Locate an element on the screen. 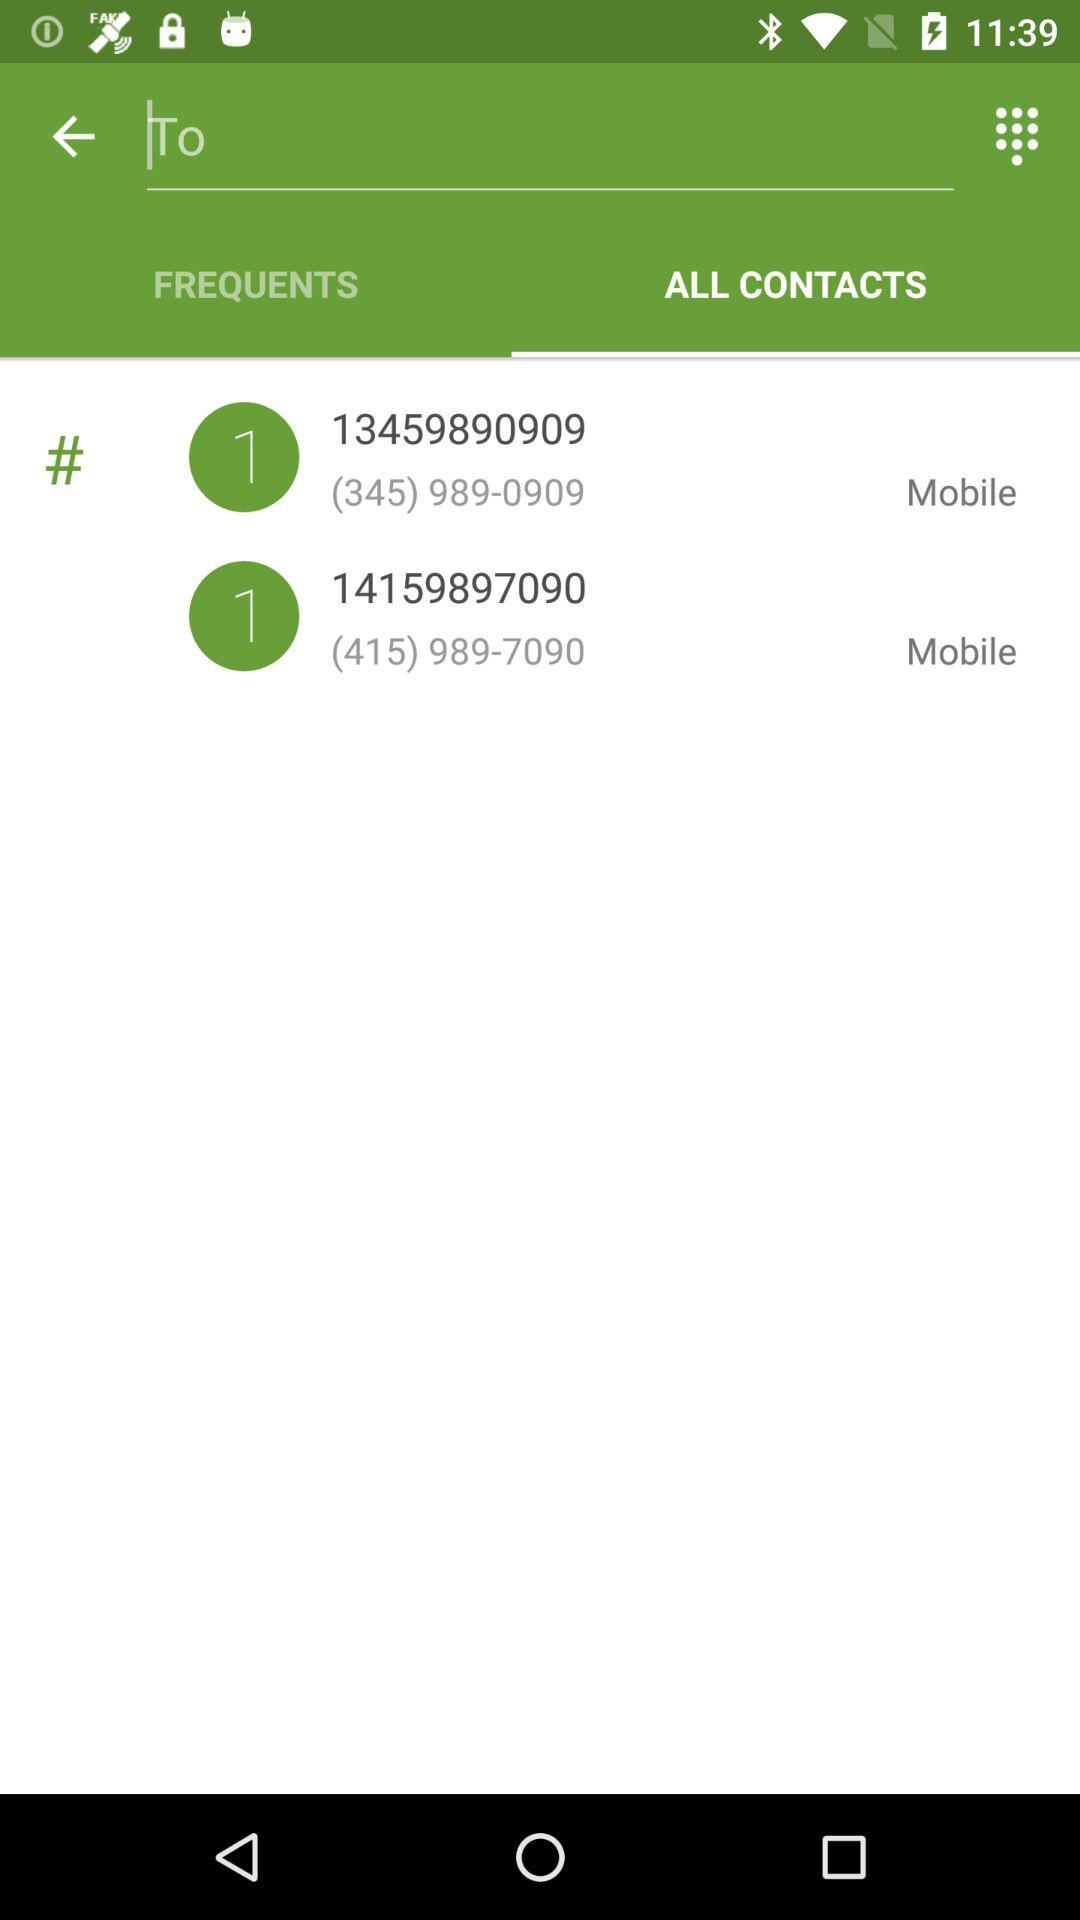 The image size is (1080, 1920). the 14159897090 icon is located at coordinates (458, 590).